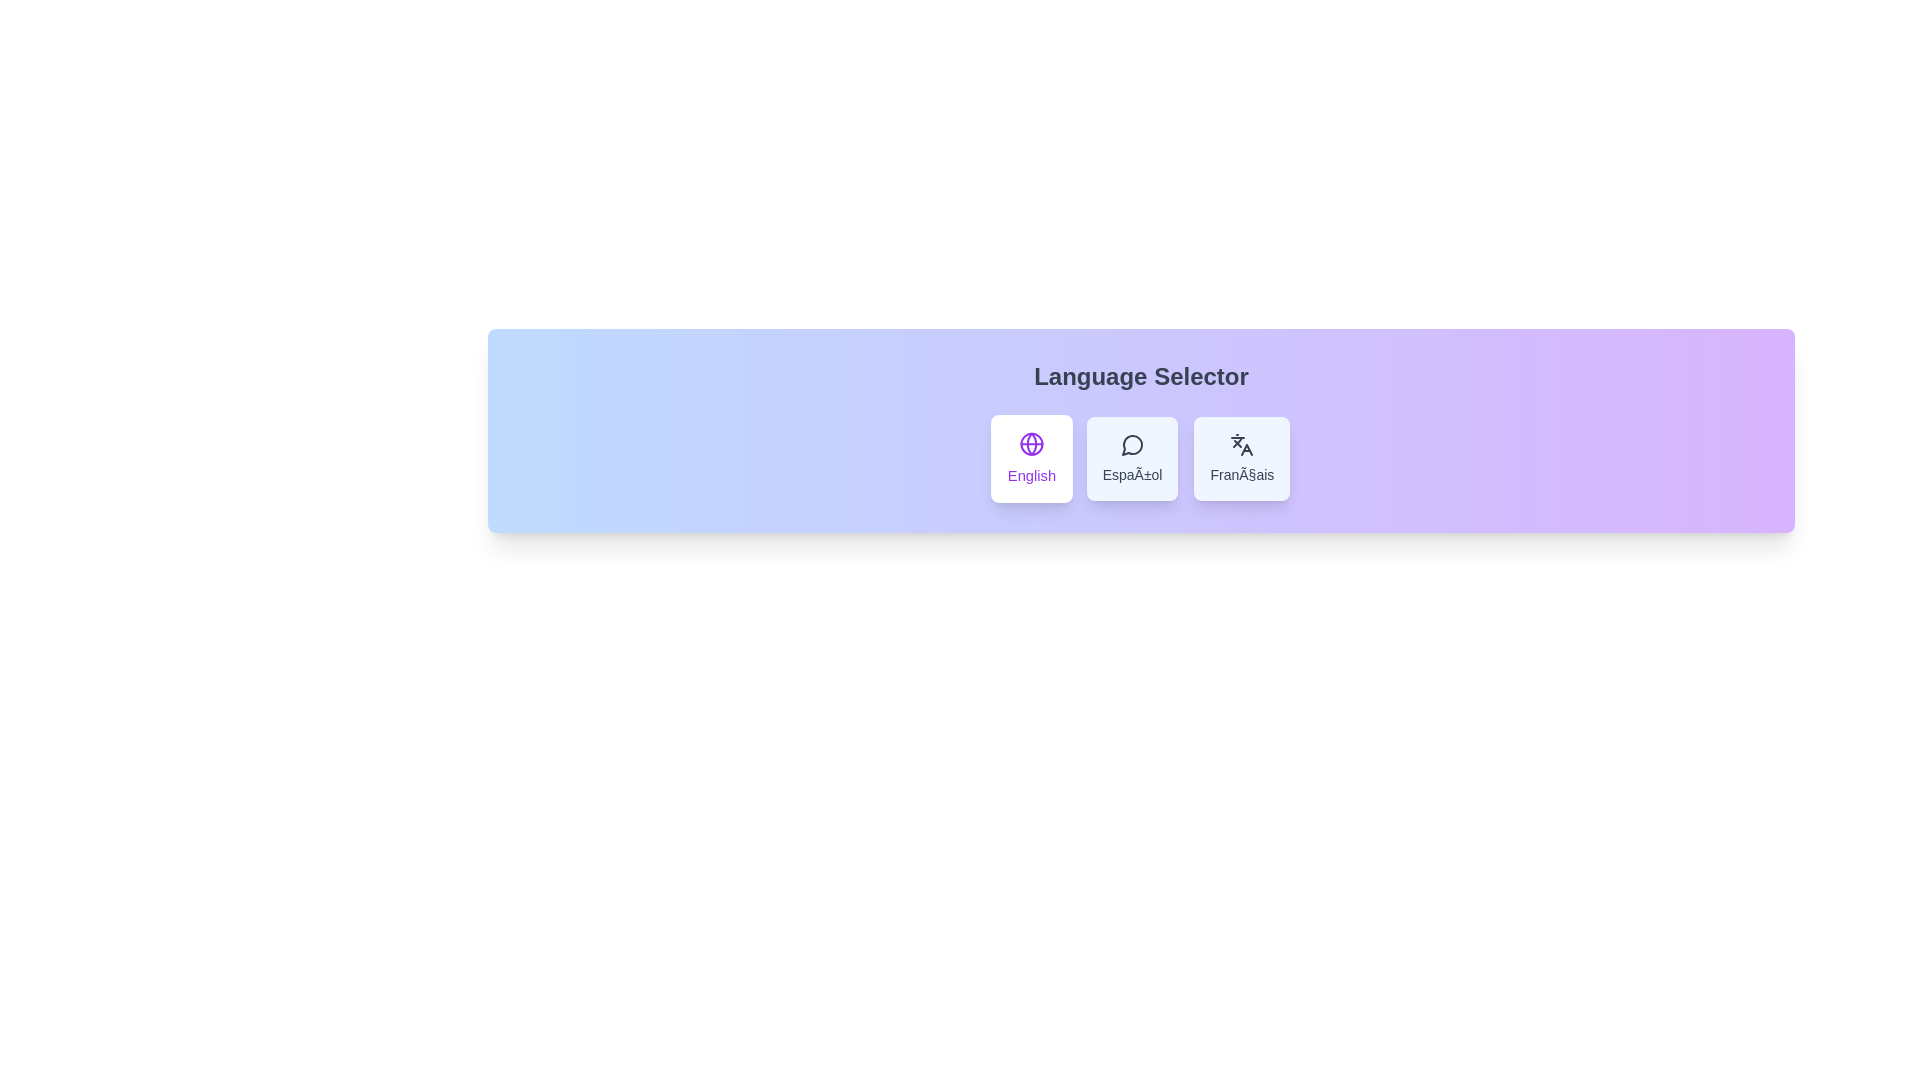  I want to click on the Français button to select the desired language, so click(1241, 459).